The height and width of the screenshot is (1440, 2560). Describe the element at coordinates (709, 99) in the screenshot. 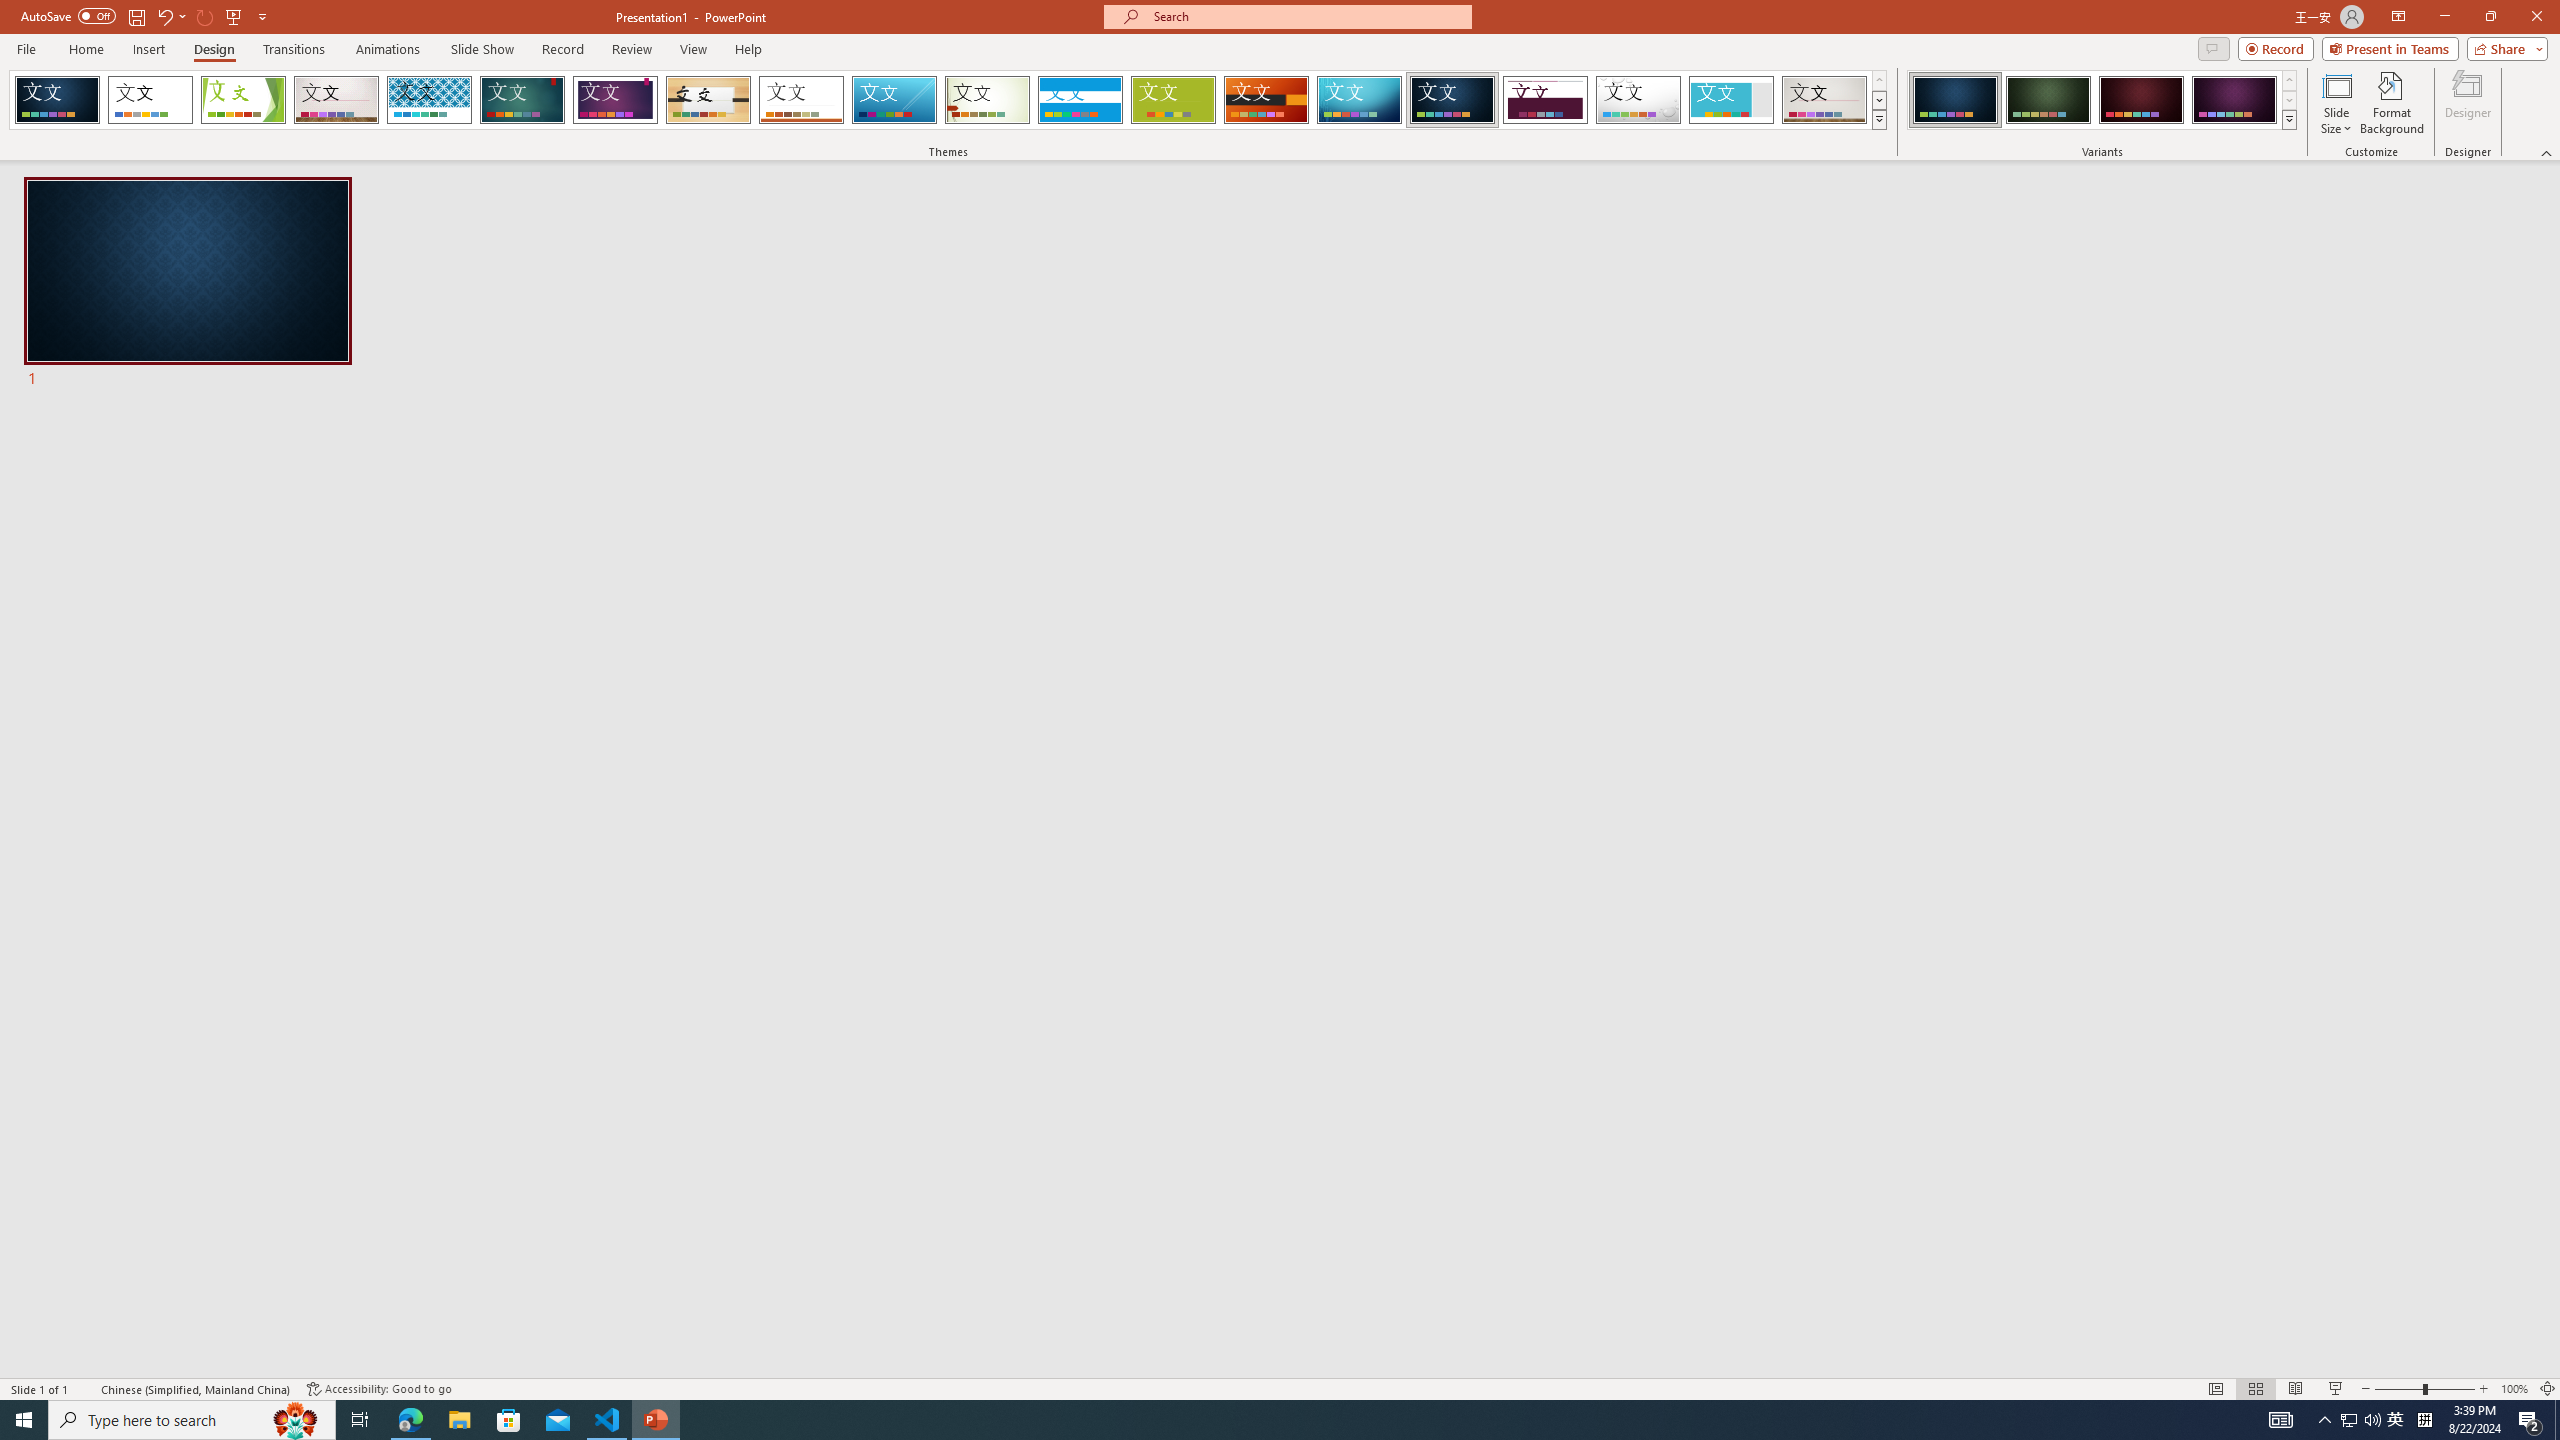

I see `'Organic Loading Preview...'` at that location.